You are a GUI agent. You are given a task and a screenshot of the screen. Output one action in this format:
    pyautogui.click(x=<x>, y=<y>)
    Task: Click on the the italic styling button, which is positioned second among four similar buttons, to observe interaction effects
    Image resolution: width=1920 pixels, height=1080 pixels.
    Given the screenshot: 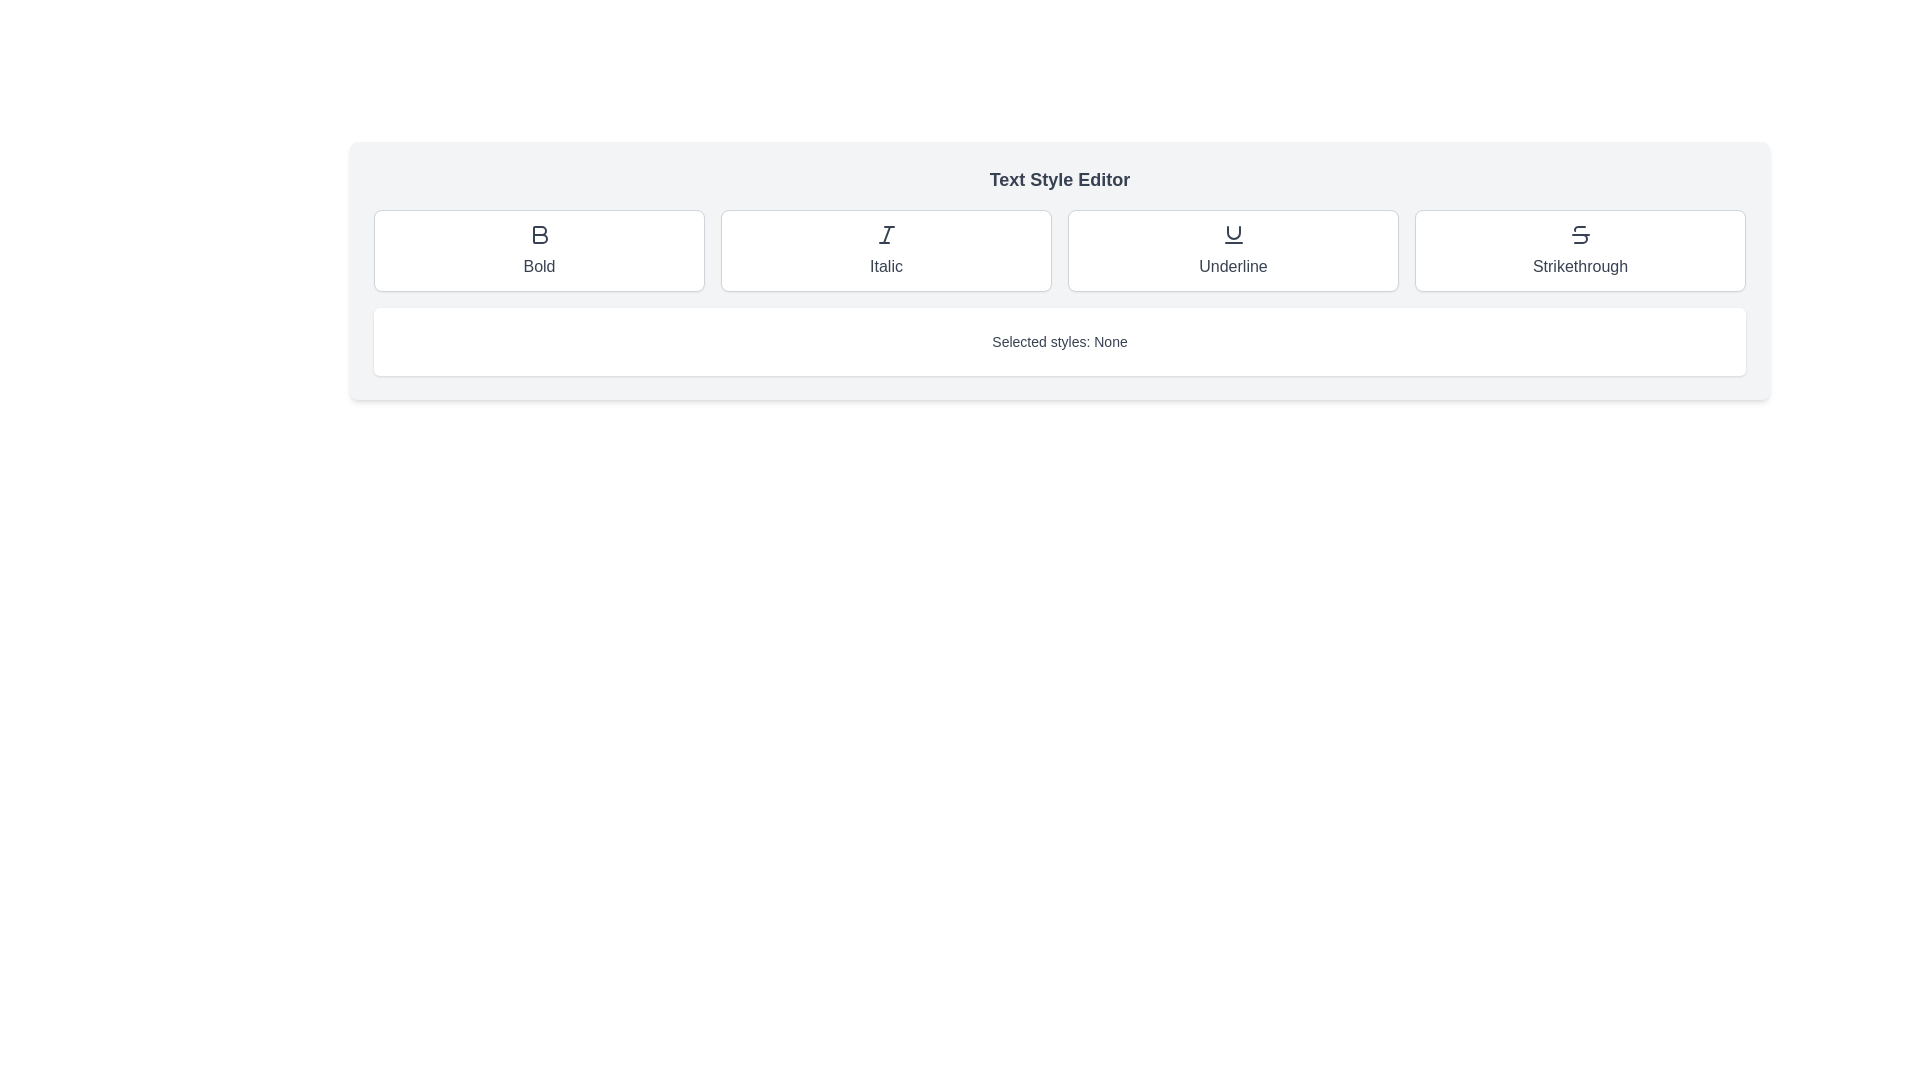 What is the action you would take?
    pyautogui.click(x=885, y=249)
    